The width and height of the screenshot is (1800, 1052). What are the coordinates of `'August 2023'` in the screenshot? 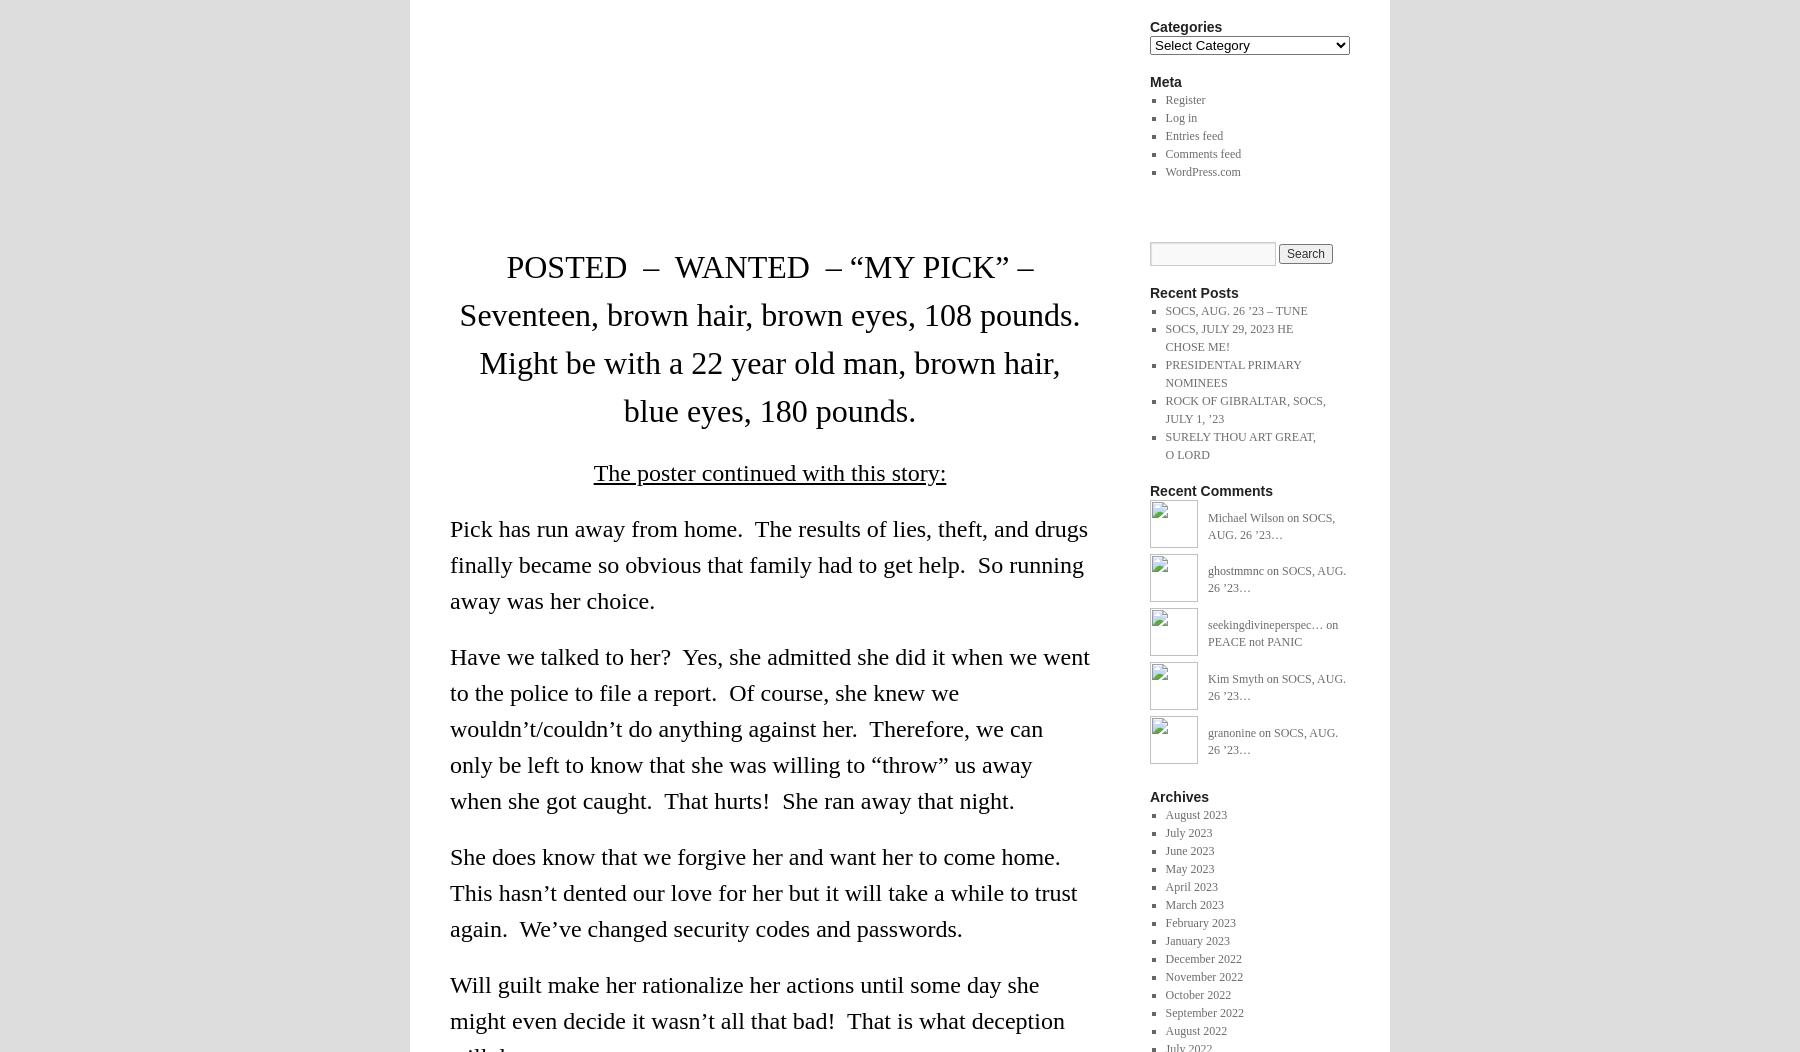 It's located at (1163, 814).